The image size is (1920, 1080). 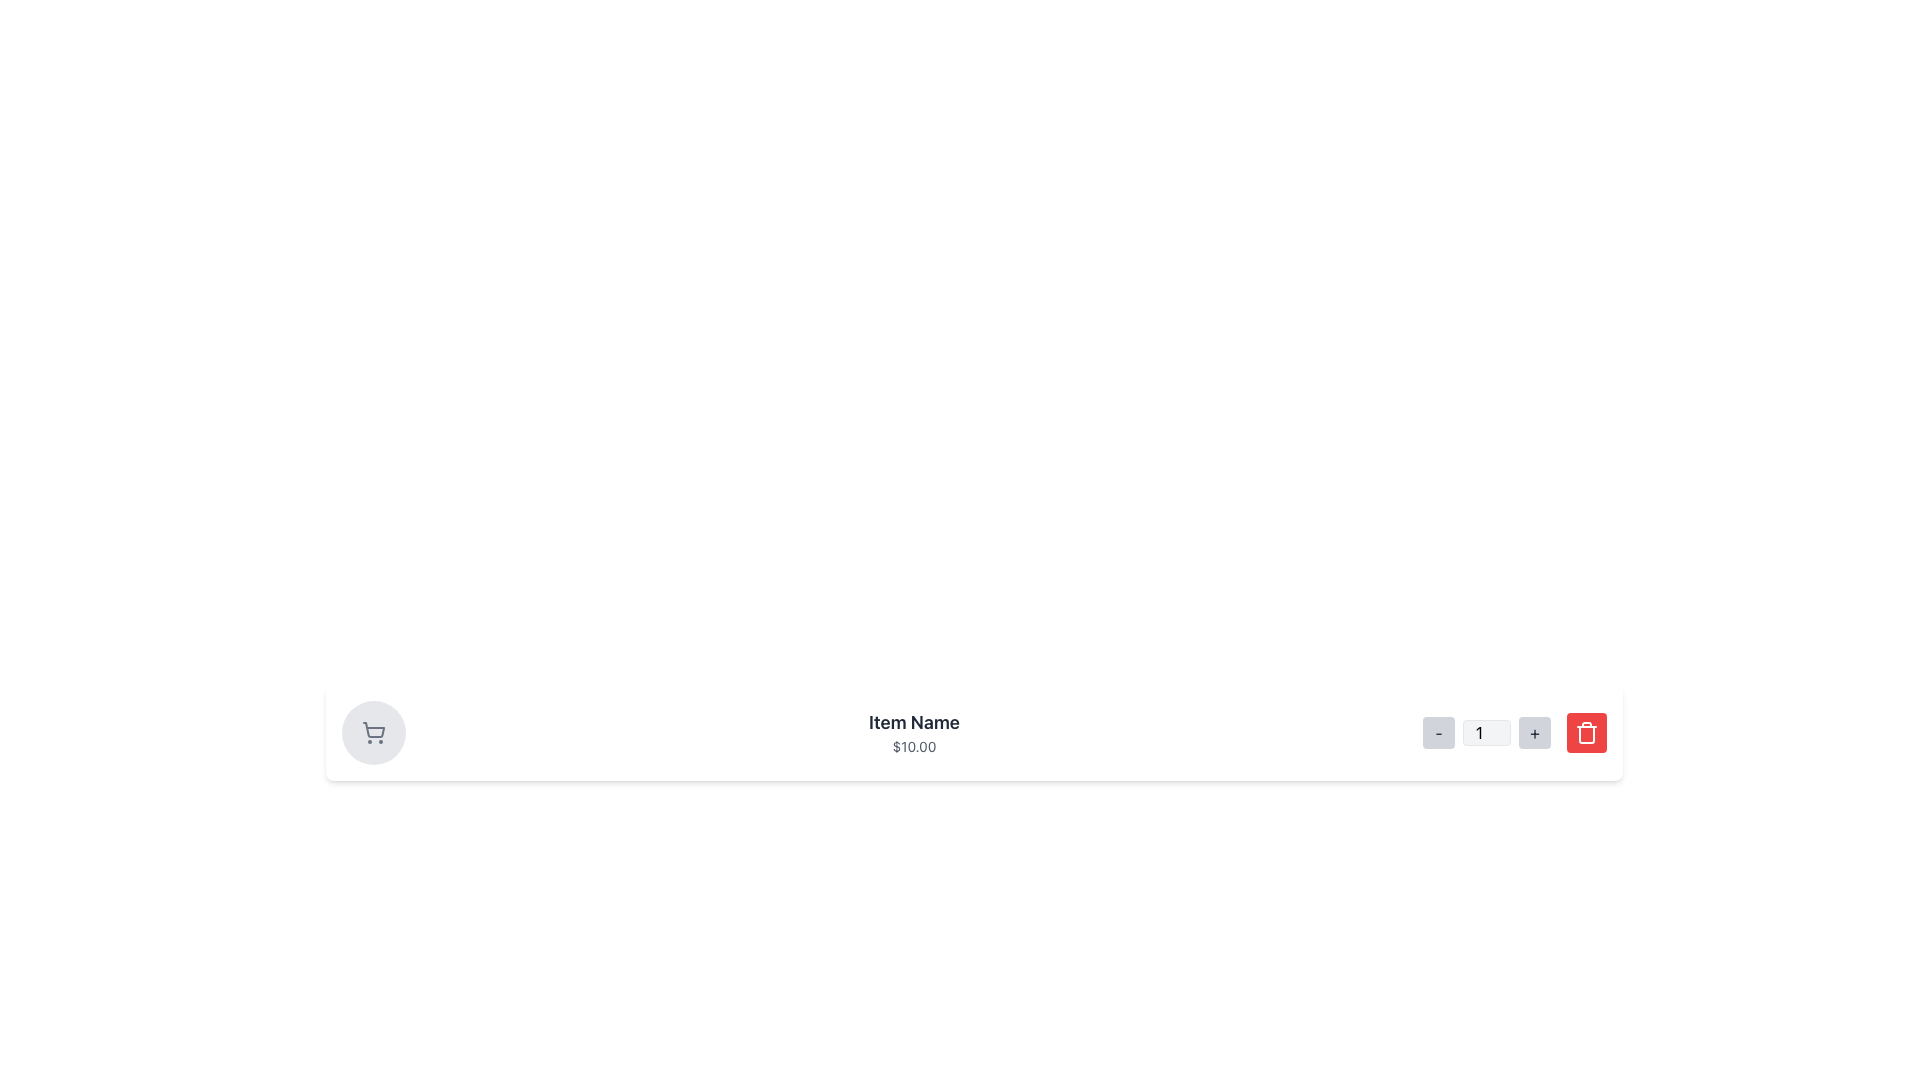 I want to click on the shopping cart icon located in the center of the circular button on the far-left side of the row above the text 'Item Name', so click(x=374, y=732).